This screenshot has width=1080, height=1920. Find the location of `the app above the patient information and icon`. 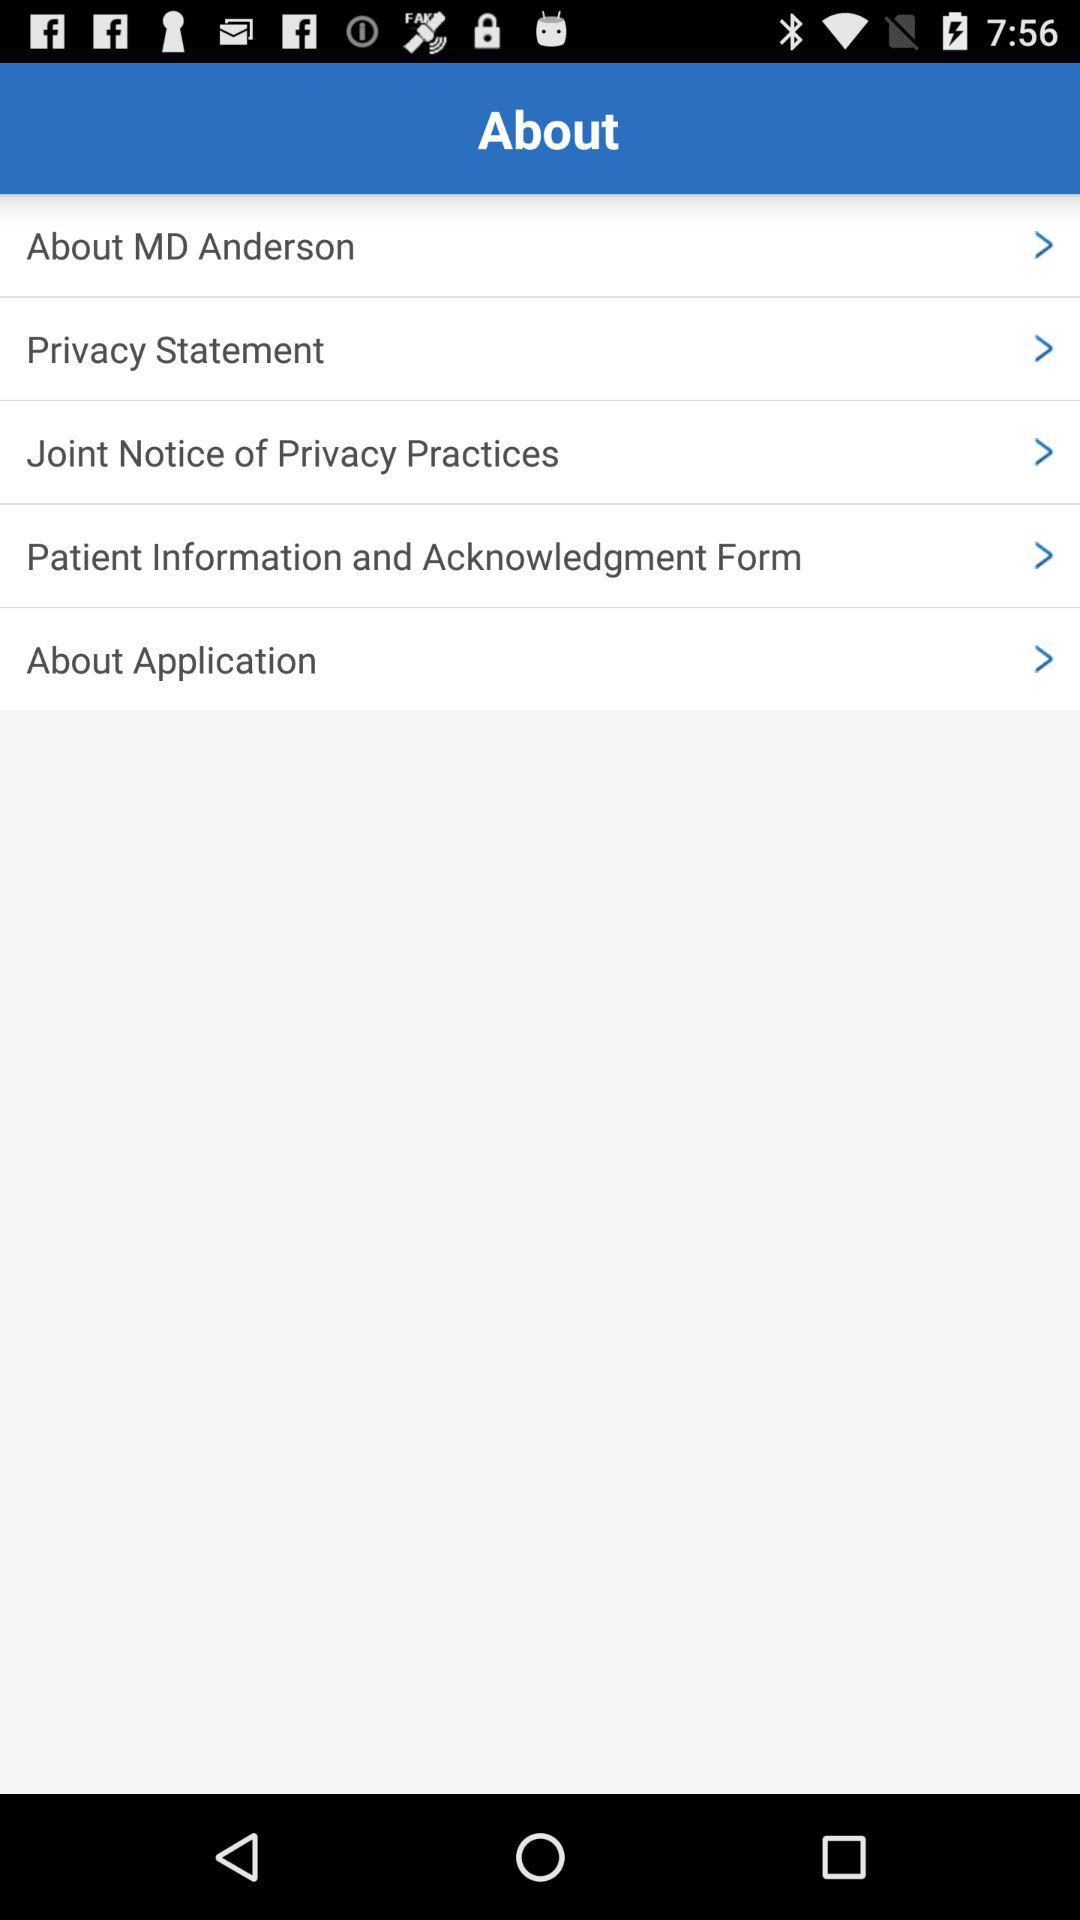

the app above the patient information and icon is located at coordinates (540, 451).